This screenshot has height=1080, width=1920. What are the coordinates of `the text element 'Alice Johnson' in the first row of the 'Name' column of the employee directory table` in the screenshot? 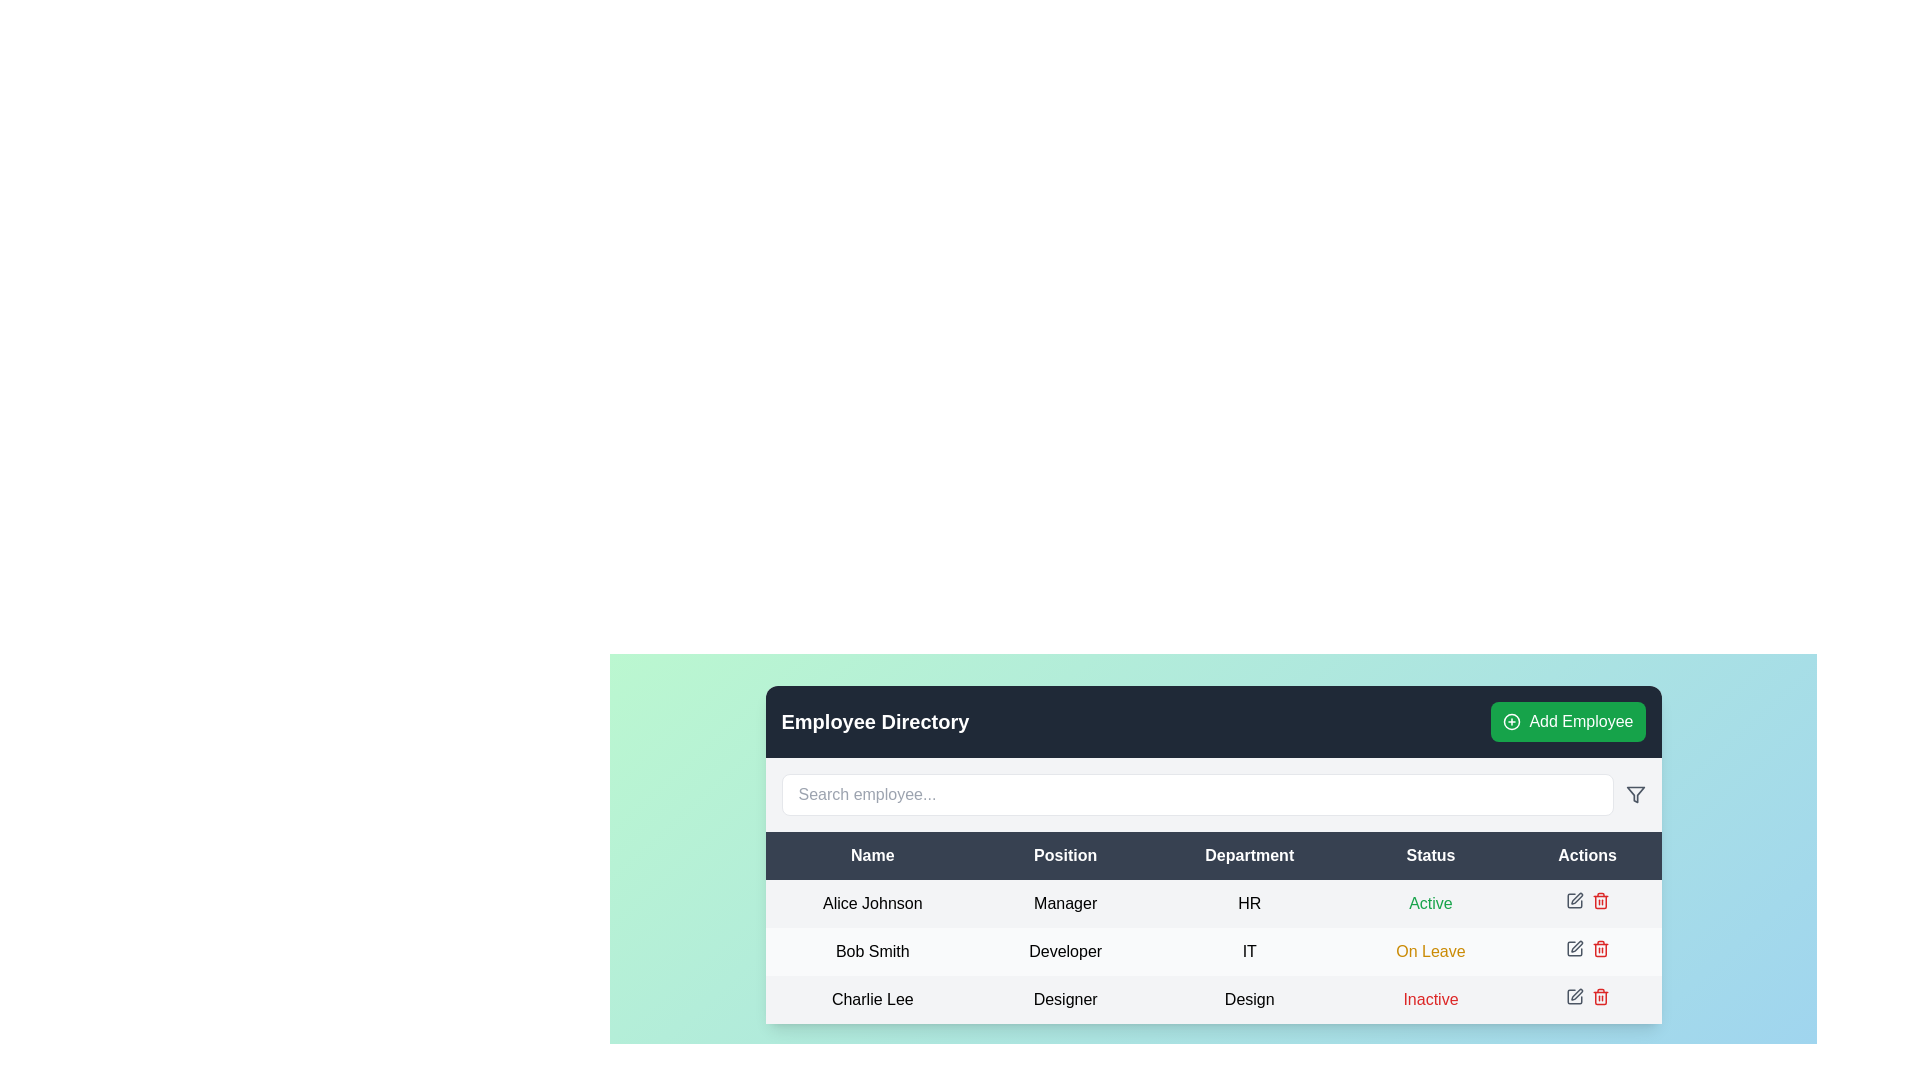 It's located at (872, 903).